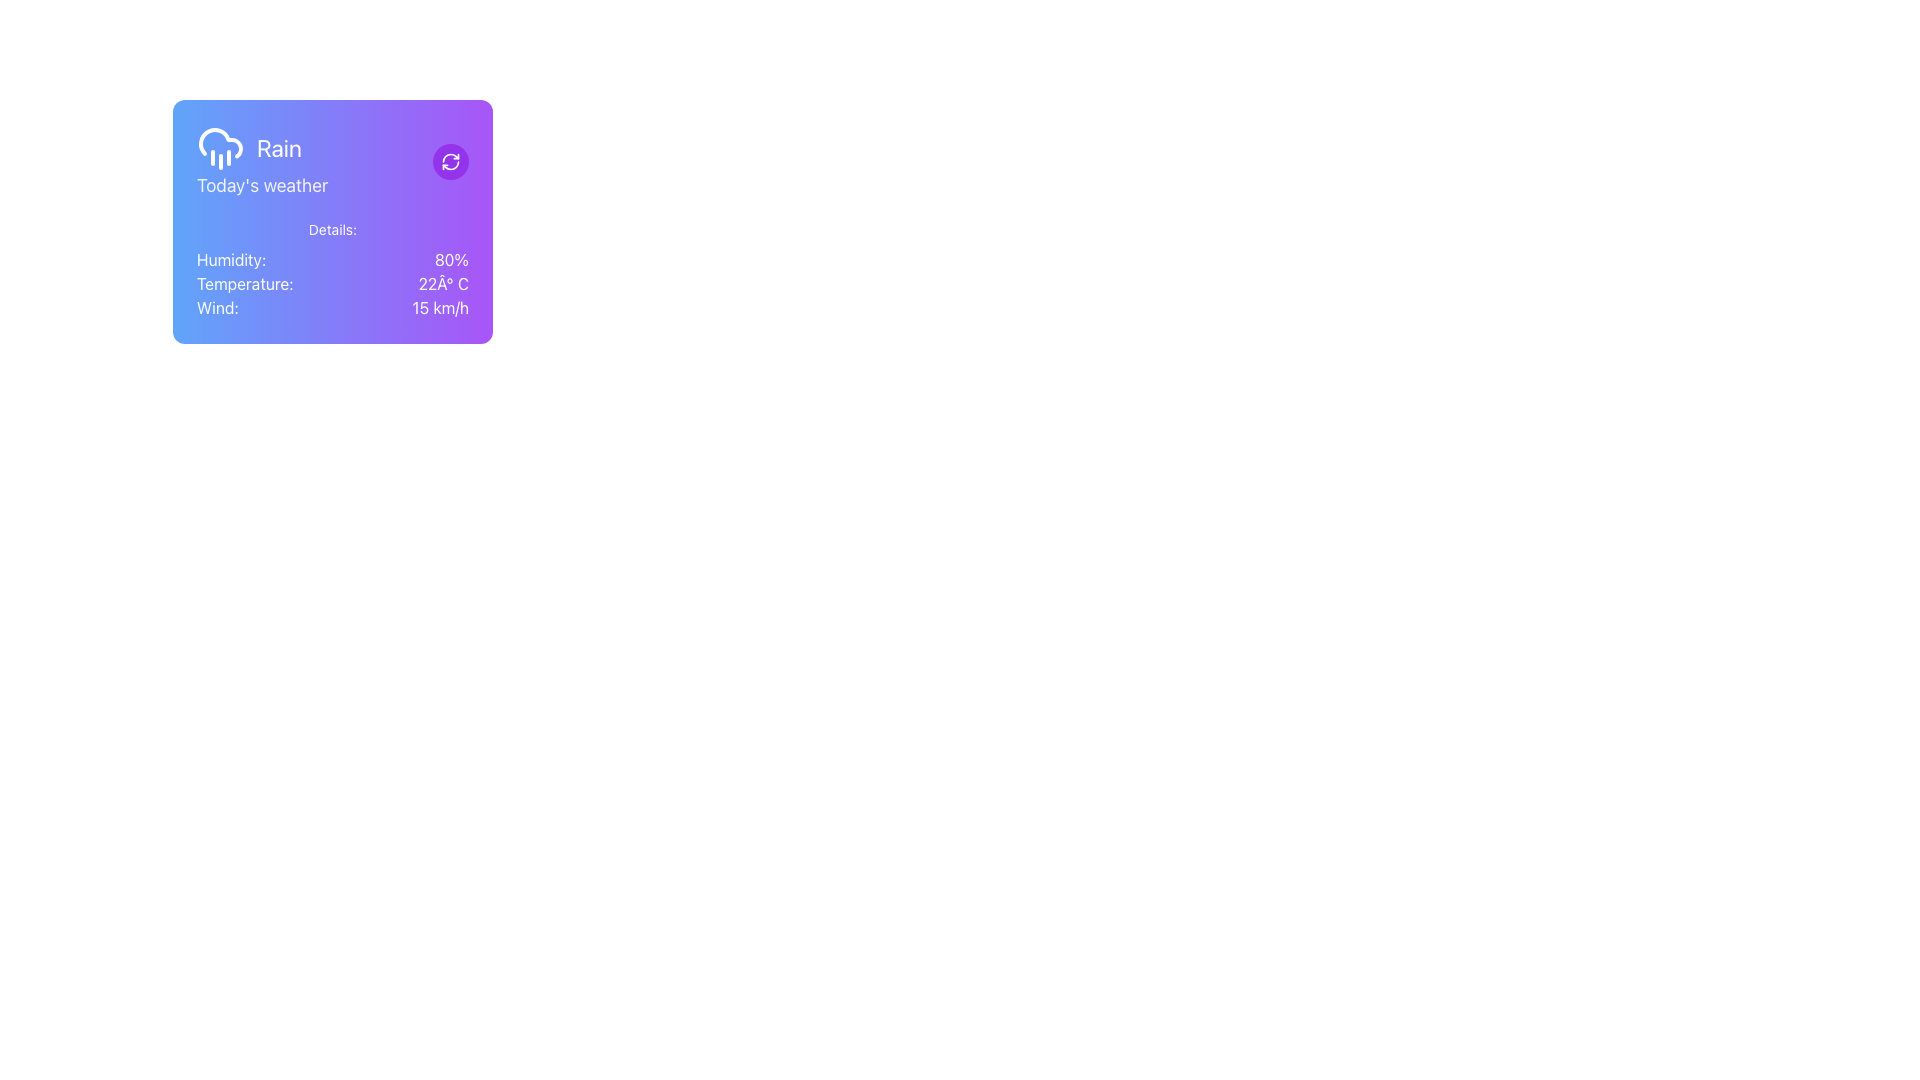  I want to click on the refresh icon button, which is a white outlined graphic with arrows in a circular motion on a purple circular background, located at the top-right corner of the weather information card, to refresh the weather data, so click(450, 161).